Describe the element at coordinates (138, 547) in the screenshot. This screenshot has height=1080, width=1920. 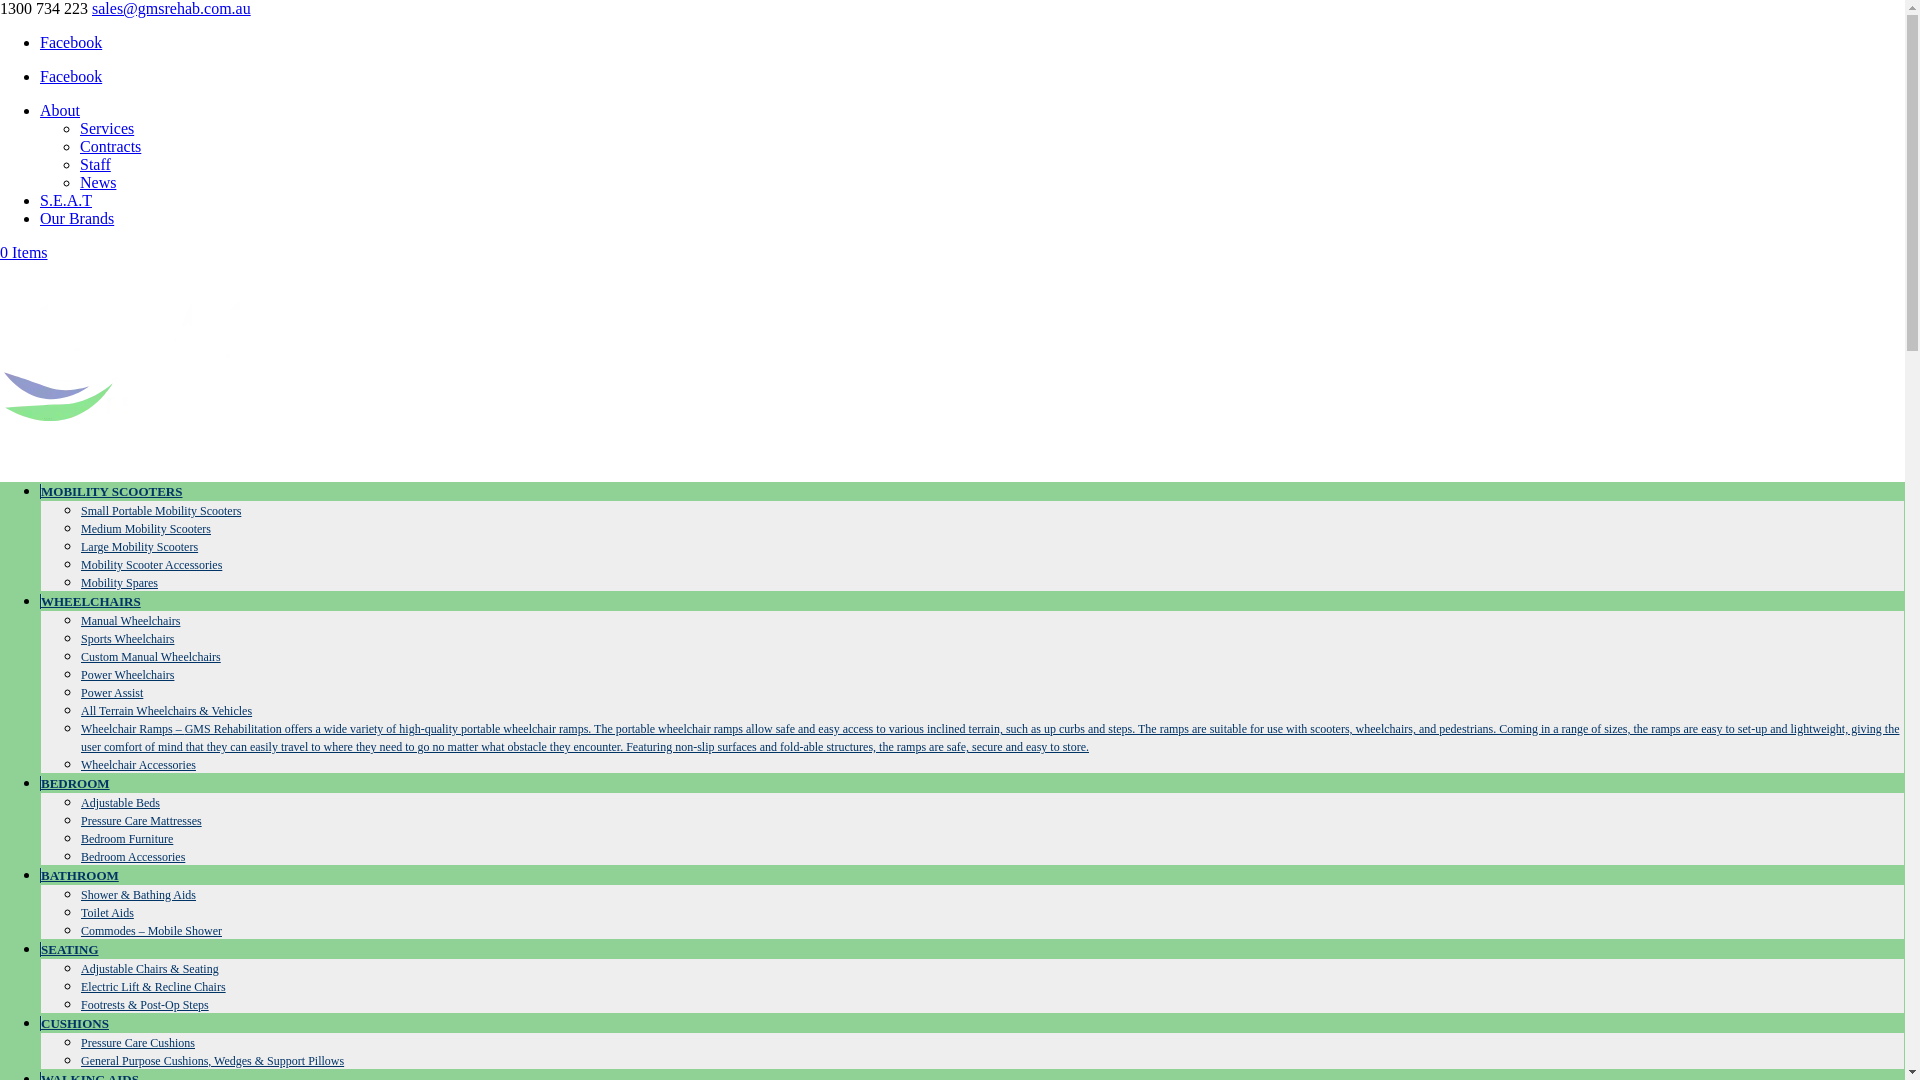
I see `'Large Mobility Scooters'` at that location.